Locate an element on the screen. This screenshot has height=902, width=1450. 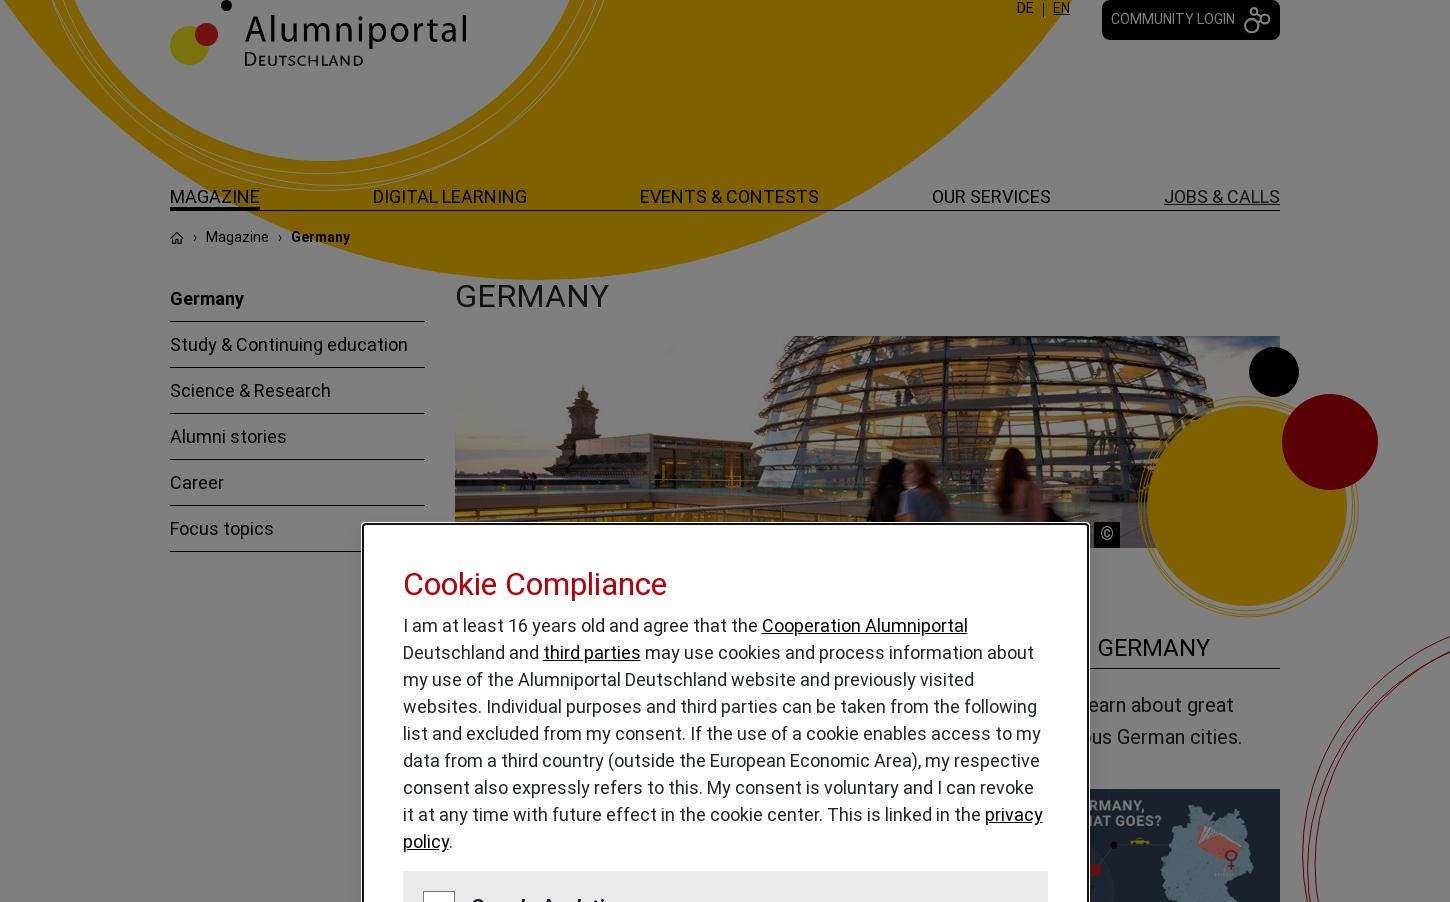
'Digital Learning' is located at coordinates (371, 195).